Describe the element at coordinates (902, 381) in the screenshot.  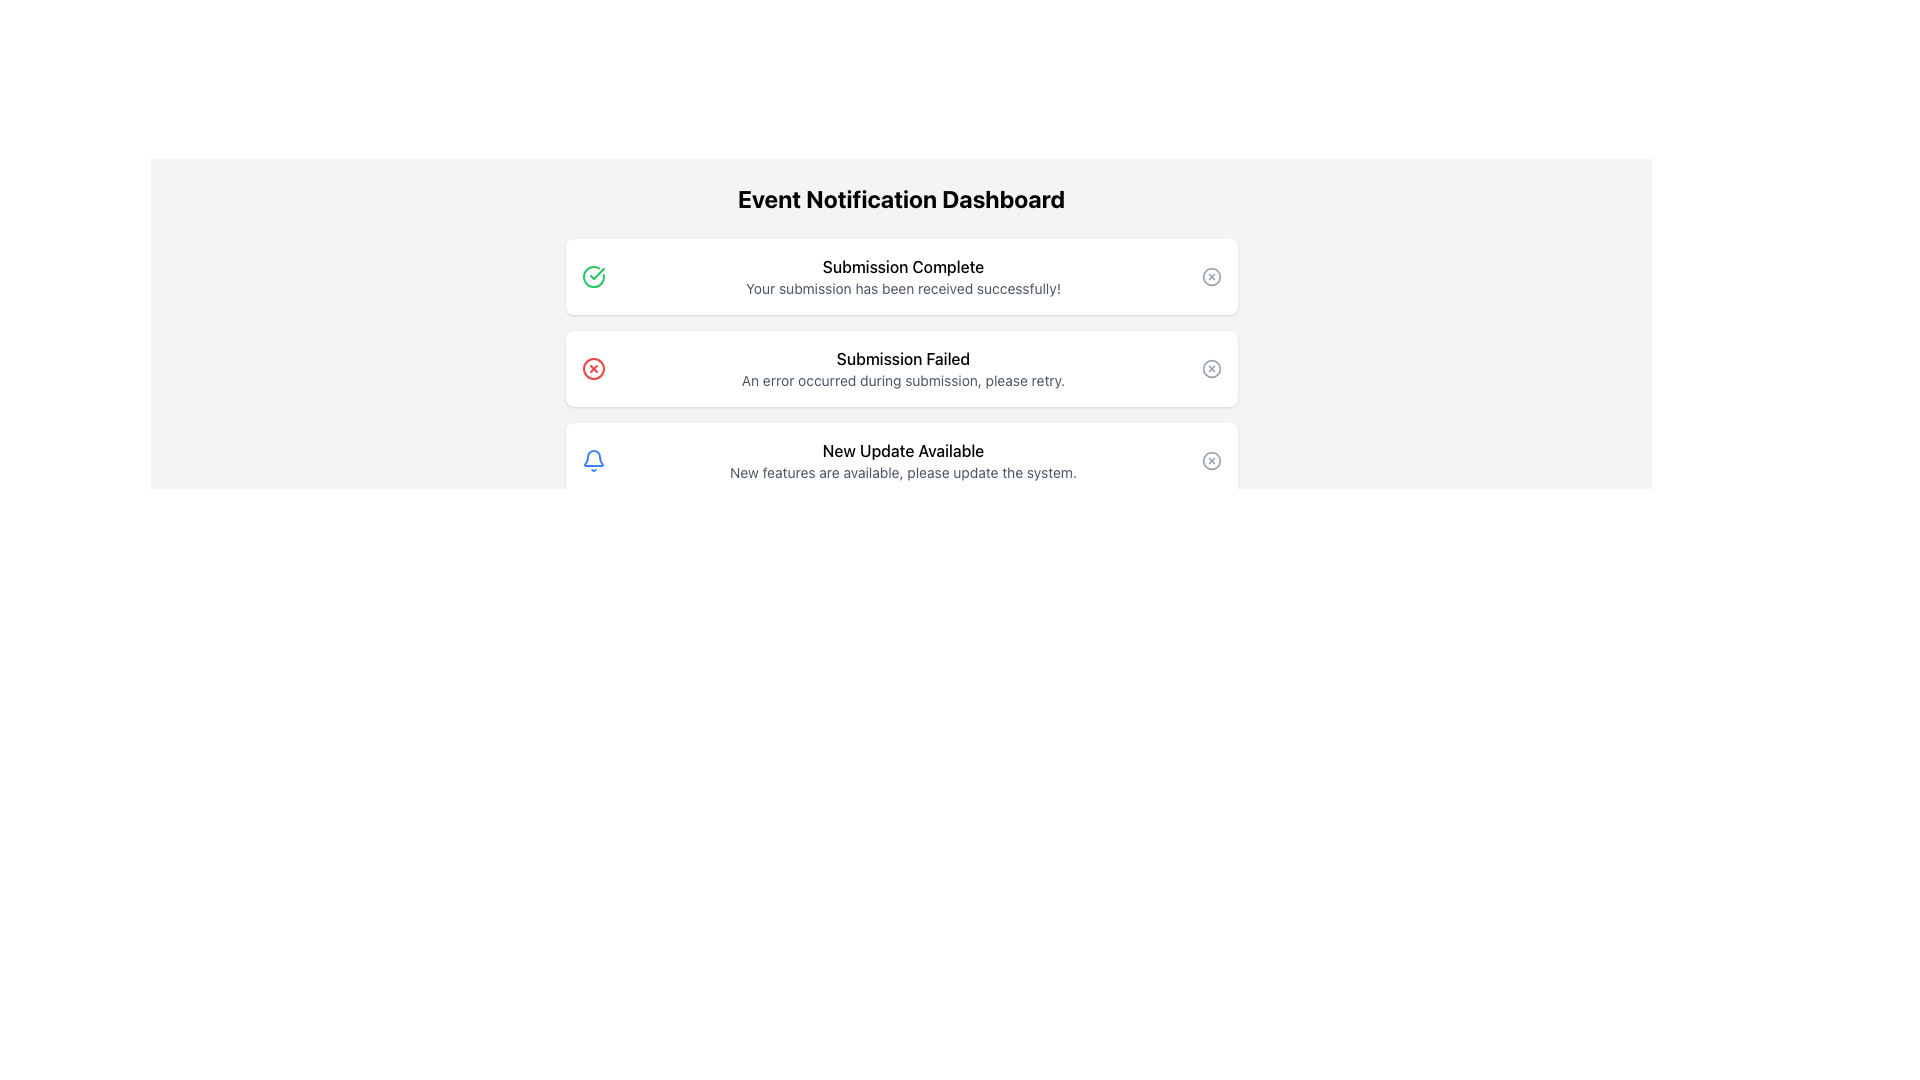
I see `the text element that reads 'An error occurred during submission, please retry.' which is styled in a smaller gray font and located below the heading 'Submission Failed.'` at that location.